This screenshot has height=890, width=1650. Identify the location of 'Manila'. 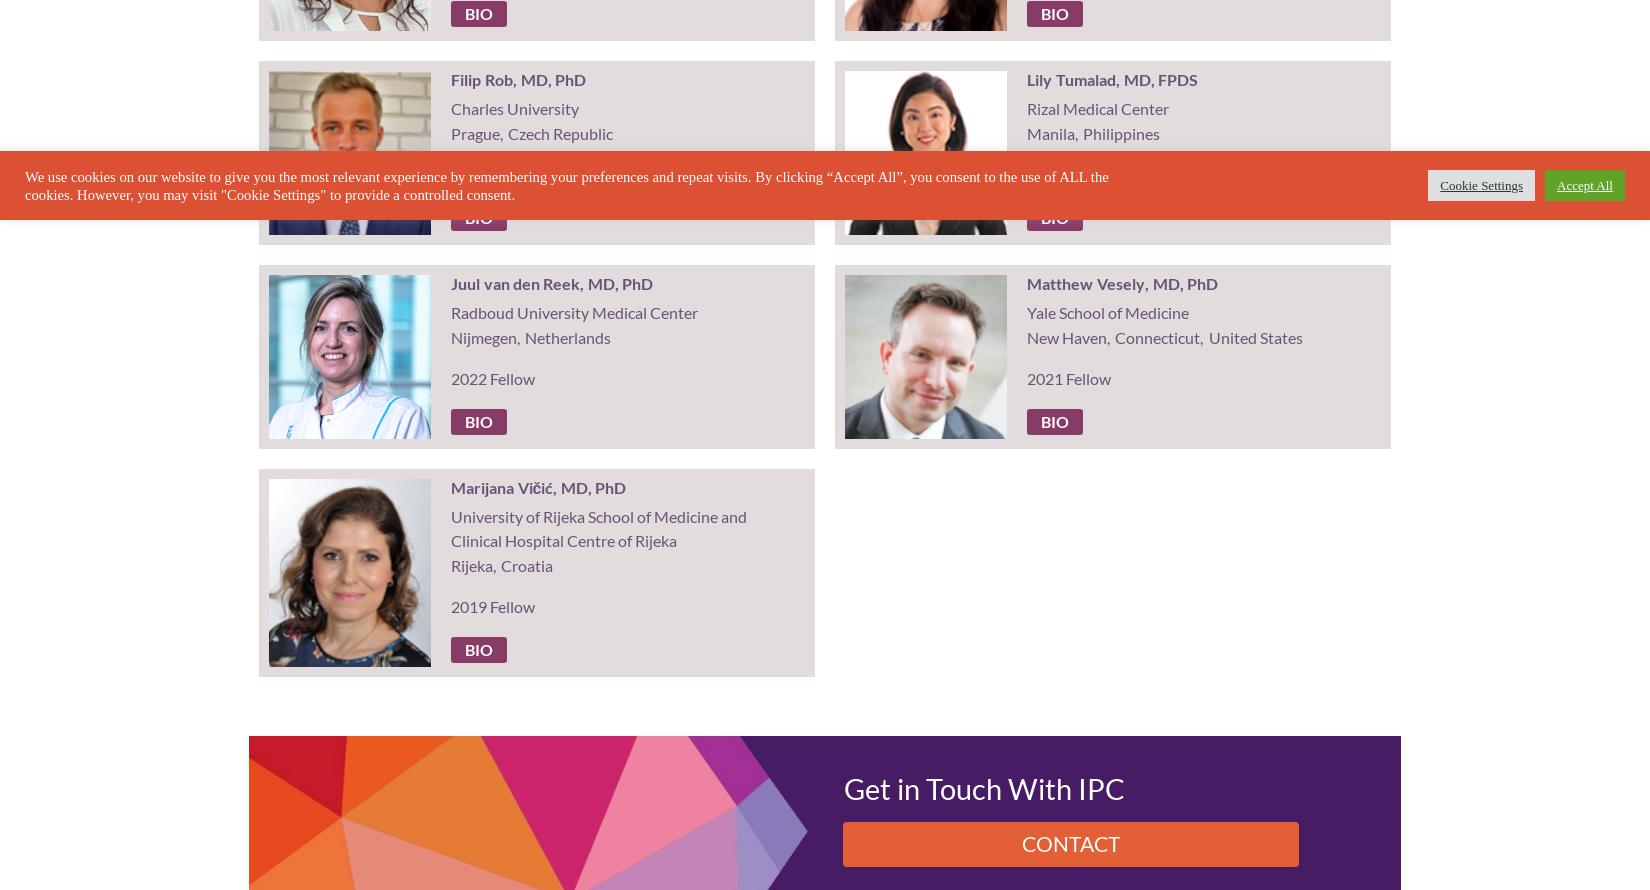
(1050, 132).